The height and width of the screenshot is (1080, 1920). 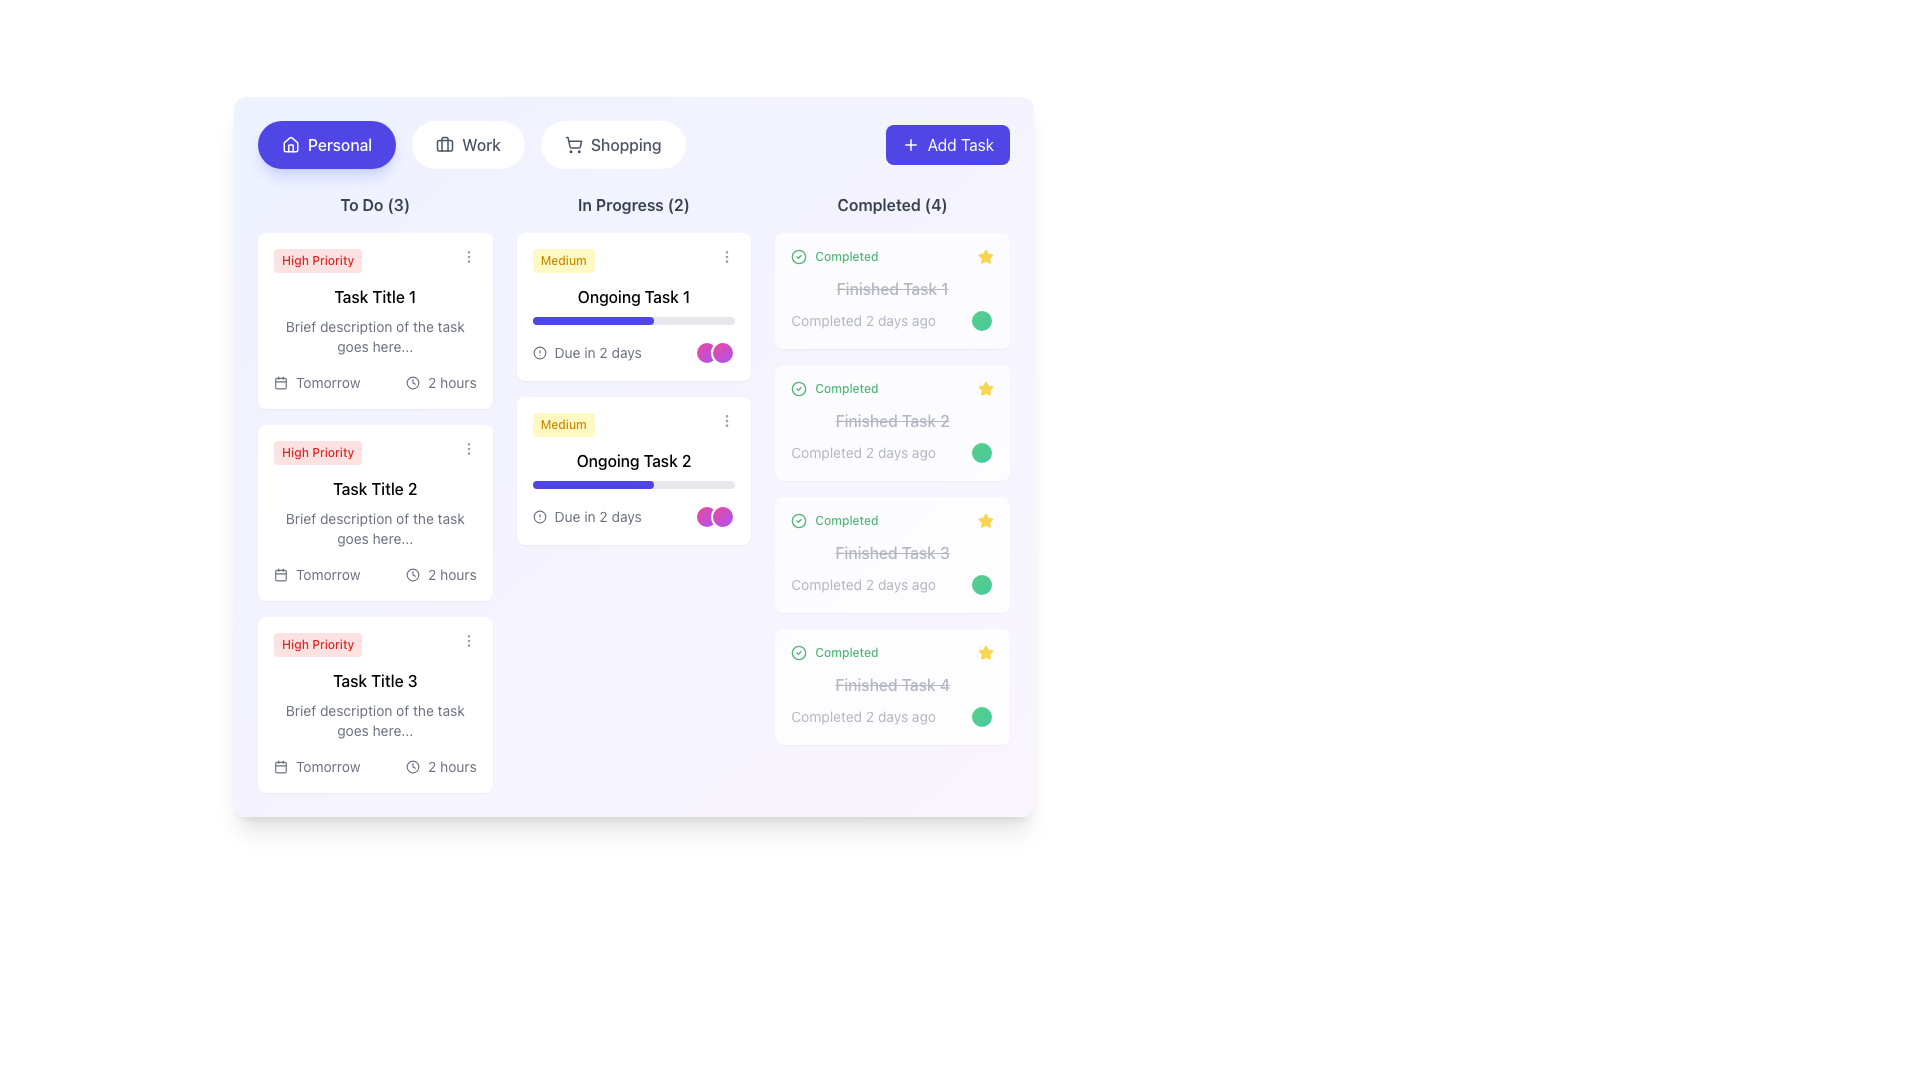 I want to click on the static text element labeled 'Due in 2 days' that is styled in gray and located at the bottom area of the card labeled 'Ongoing Task 2', so click(x=632, y=515).